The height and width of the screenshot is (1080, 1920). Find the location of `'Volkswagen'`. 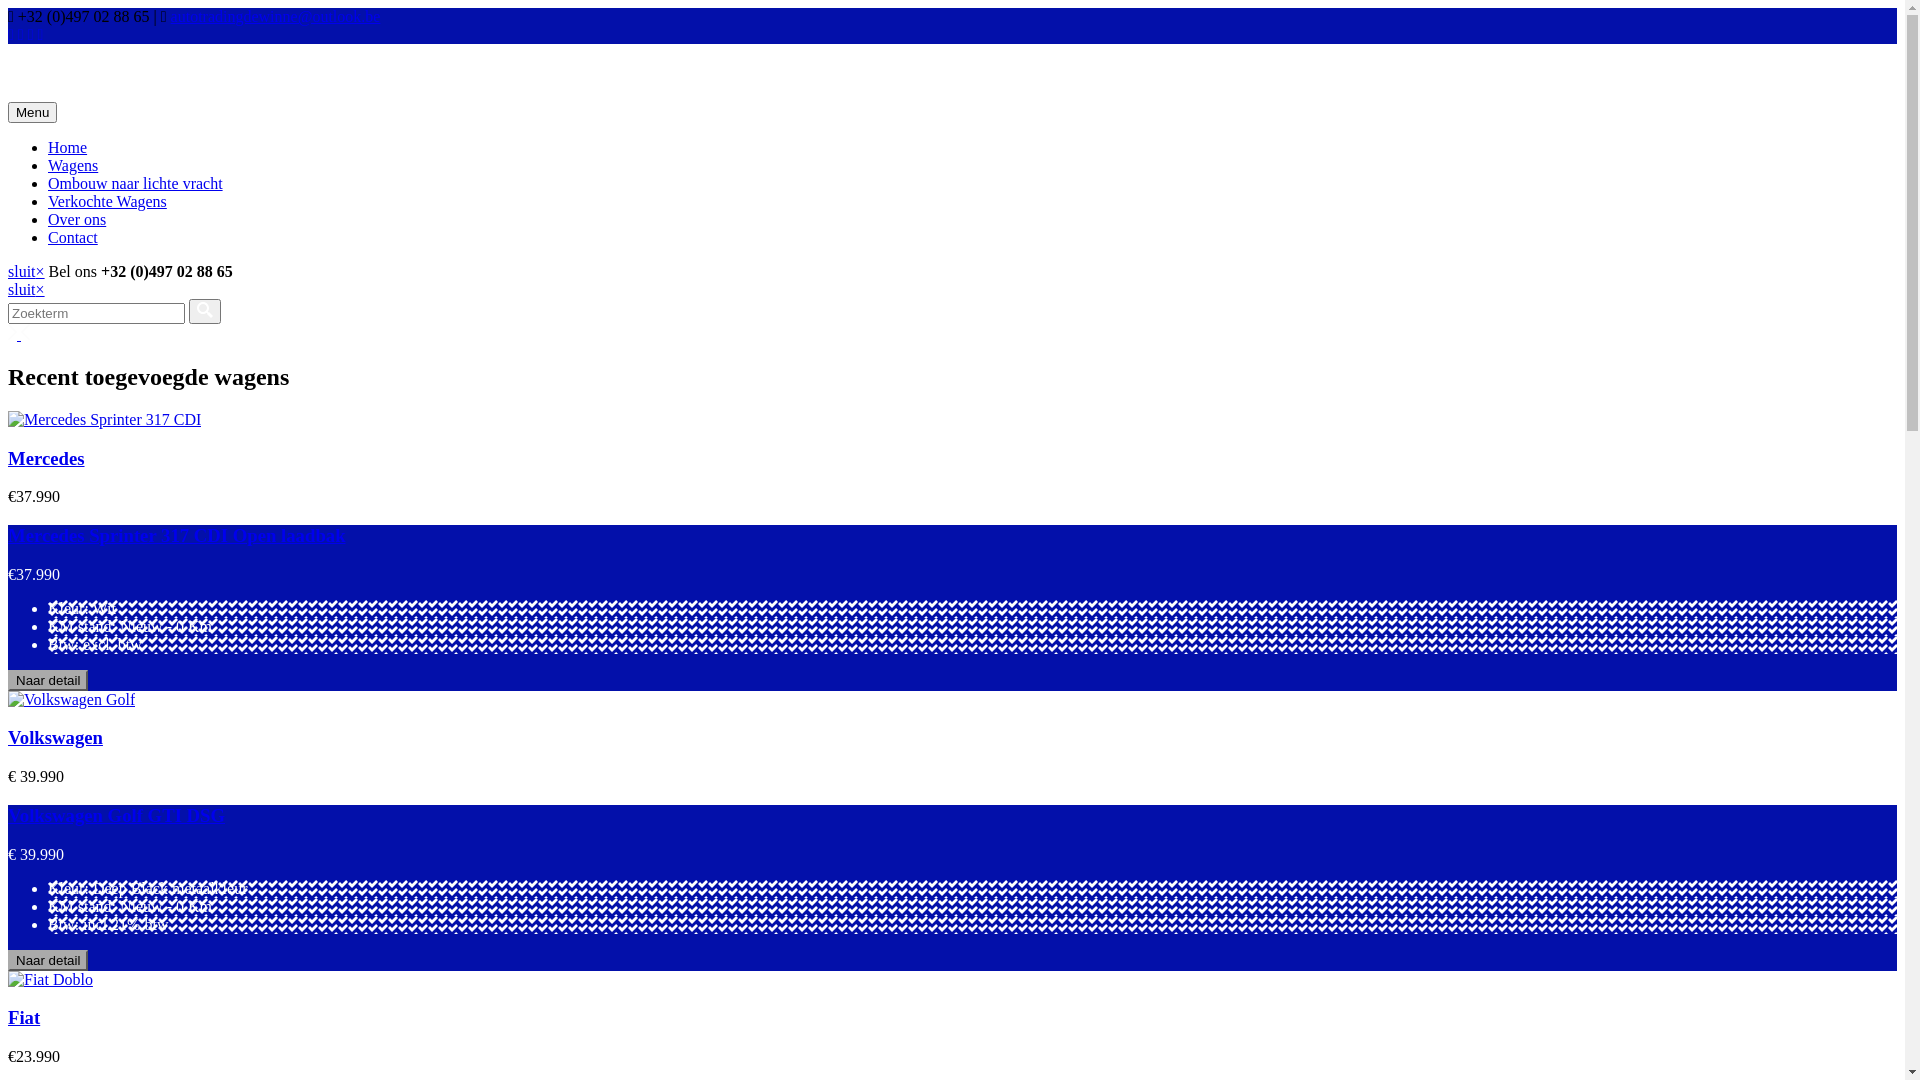

'Volkswagen' is located at coordinates (8, 737).